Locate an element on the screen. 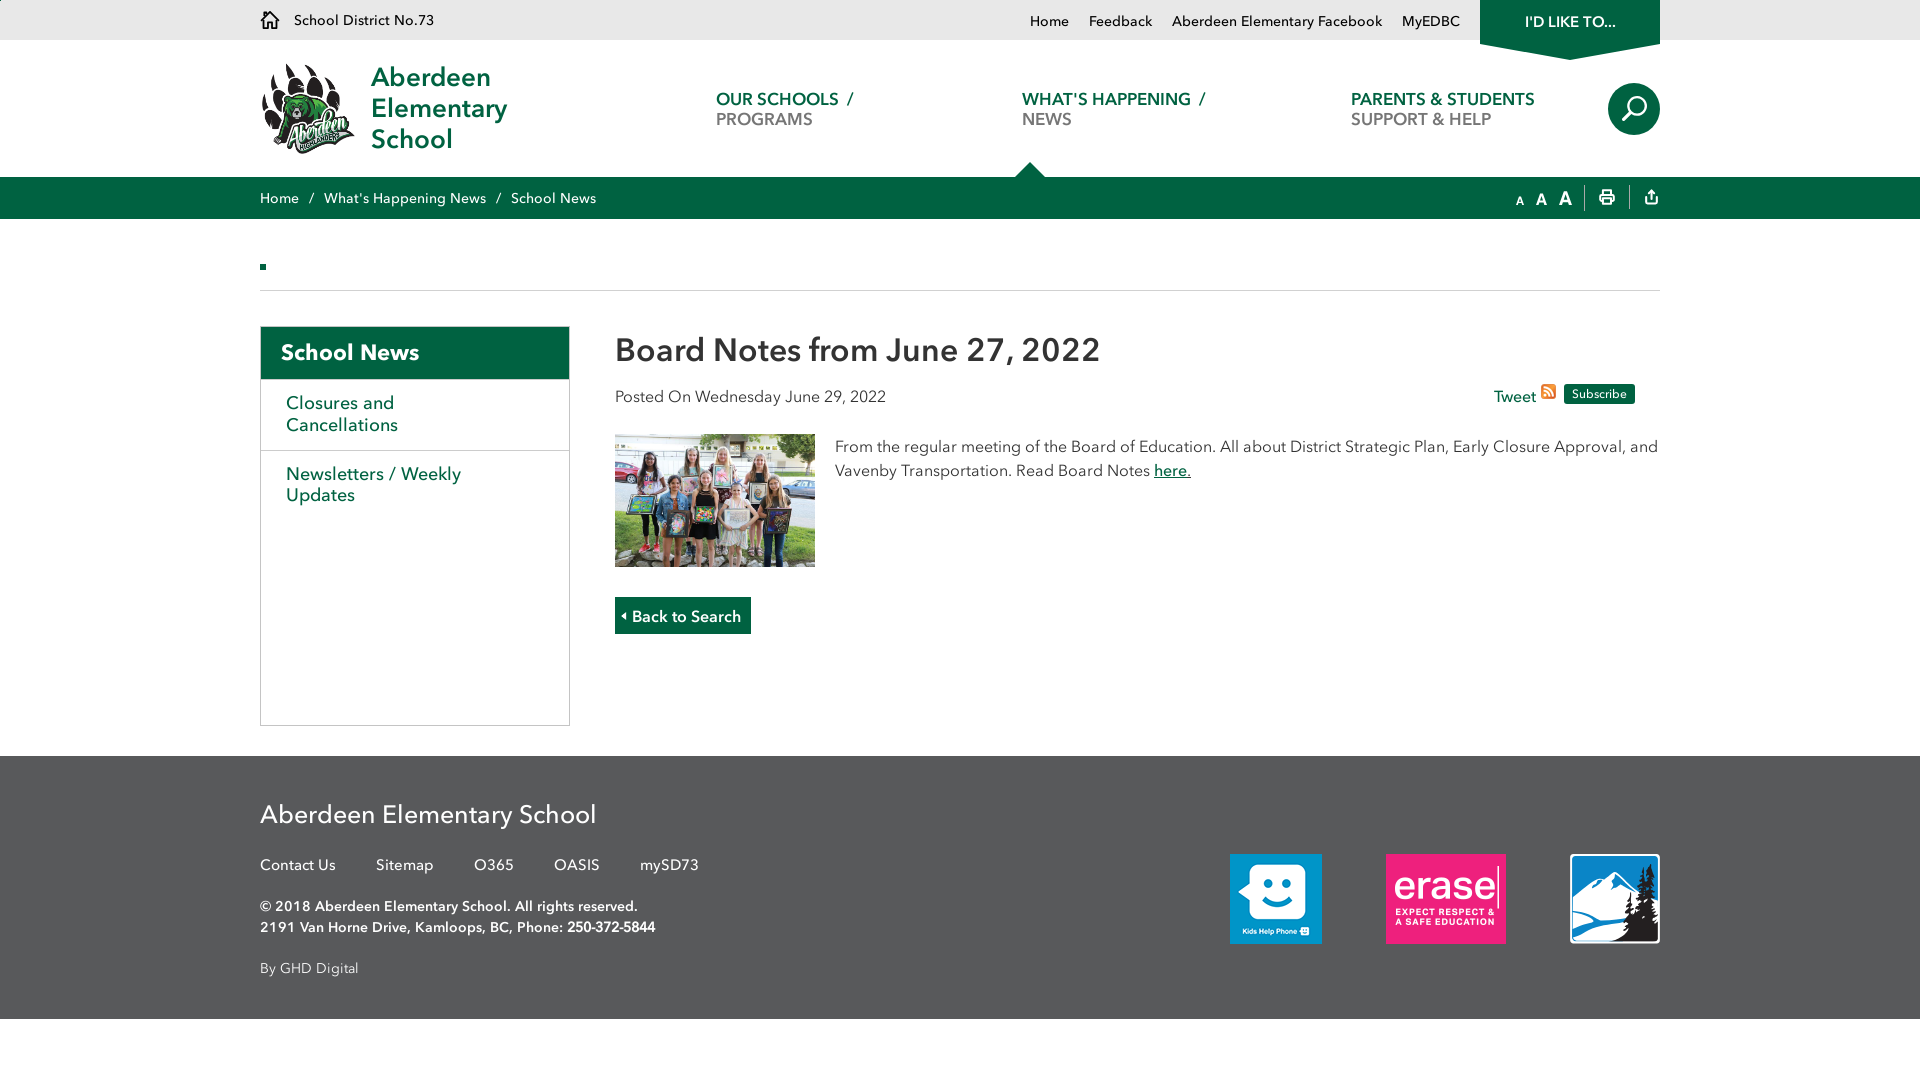  'Back to Search' is located at coordinates (682, 614).